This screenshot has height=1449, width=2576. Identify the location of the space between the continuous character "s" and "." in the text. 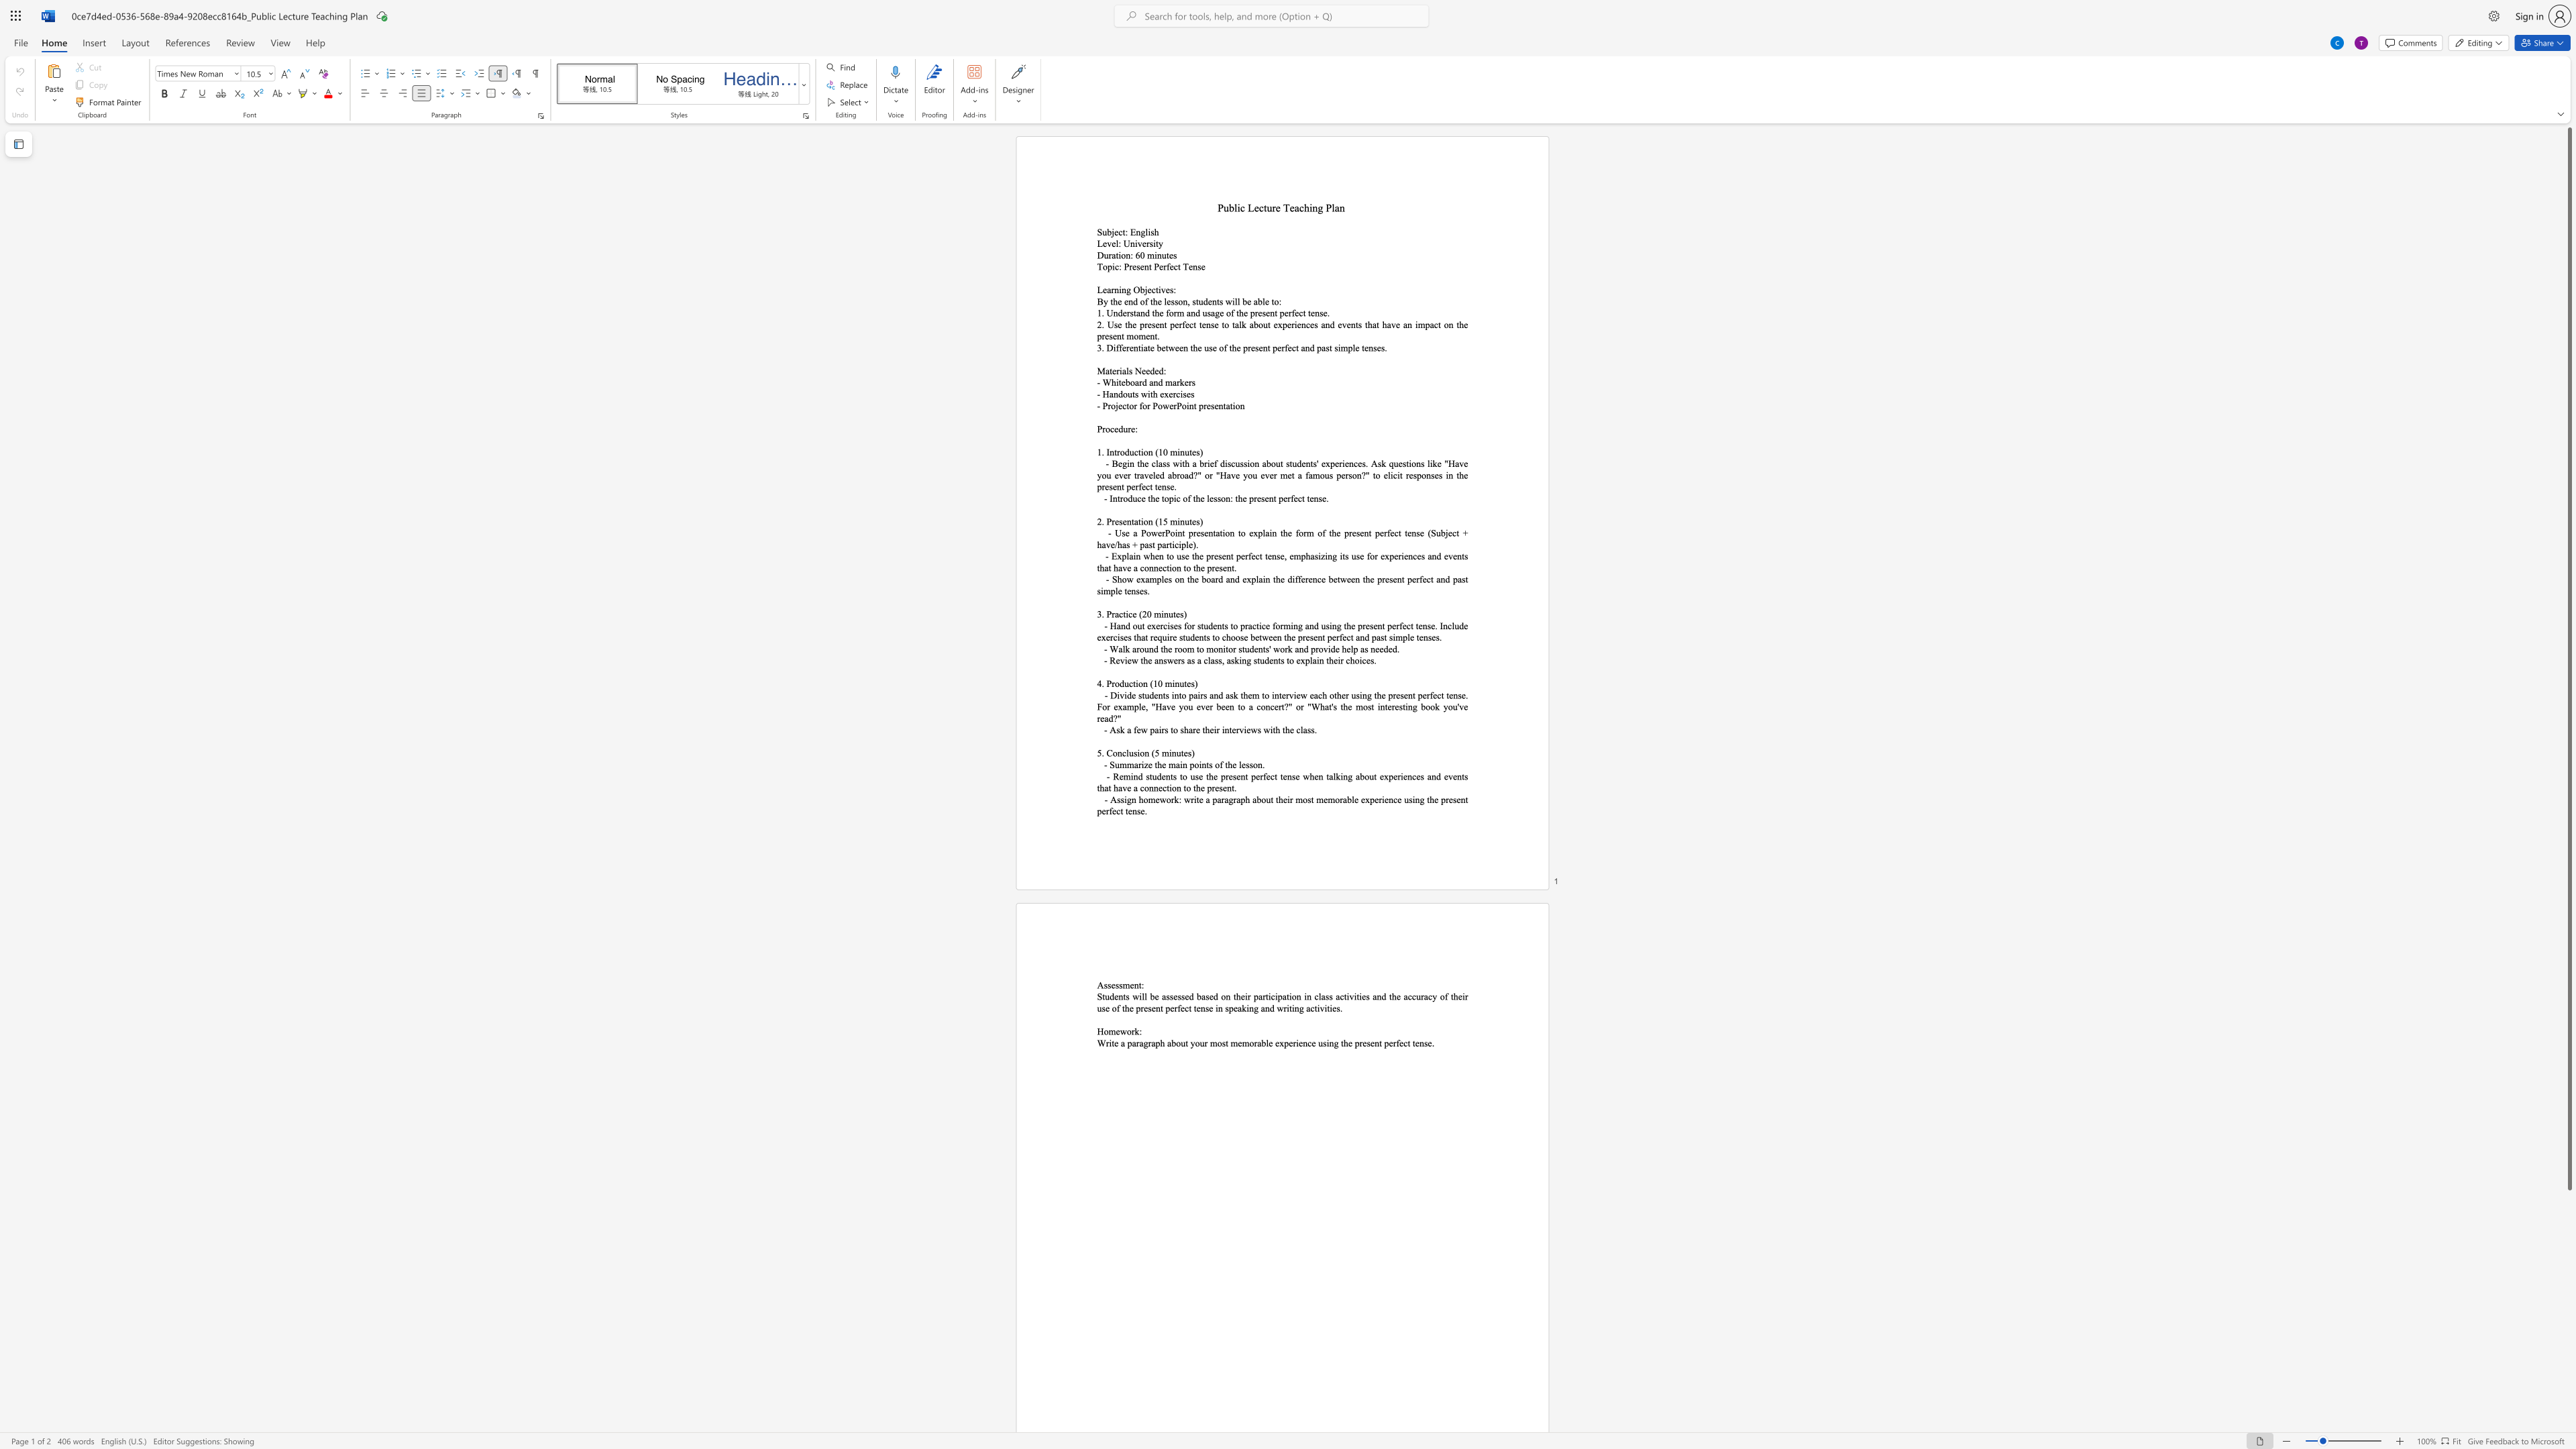
(1313, 729).